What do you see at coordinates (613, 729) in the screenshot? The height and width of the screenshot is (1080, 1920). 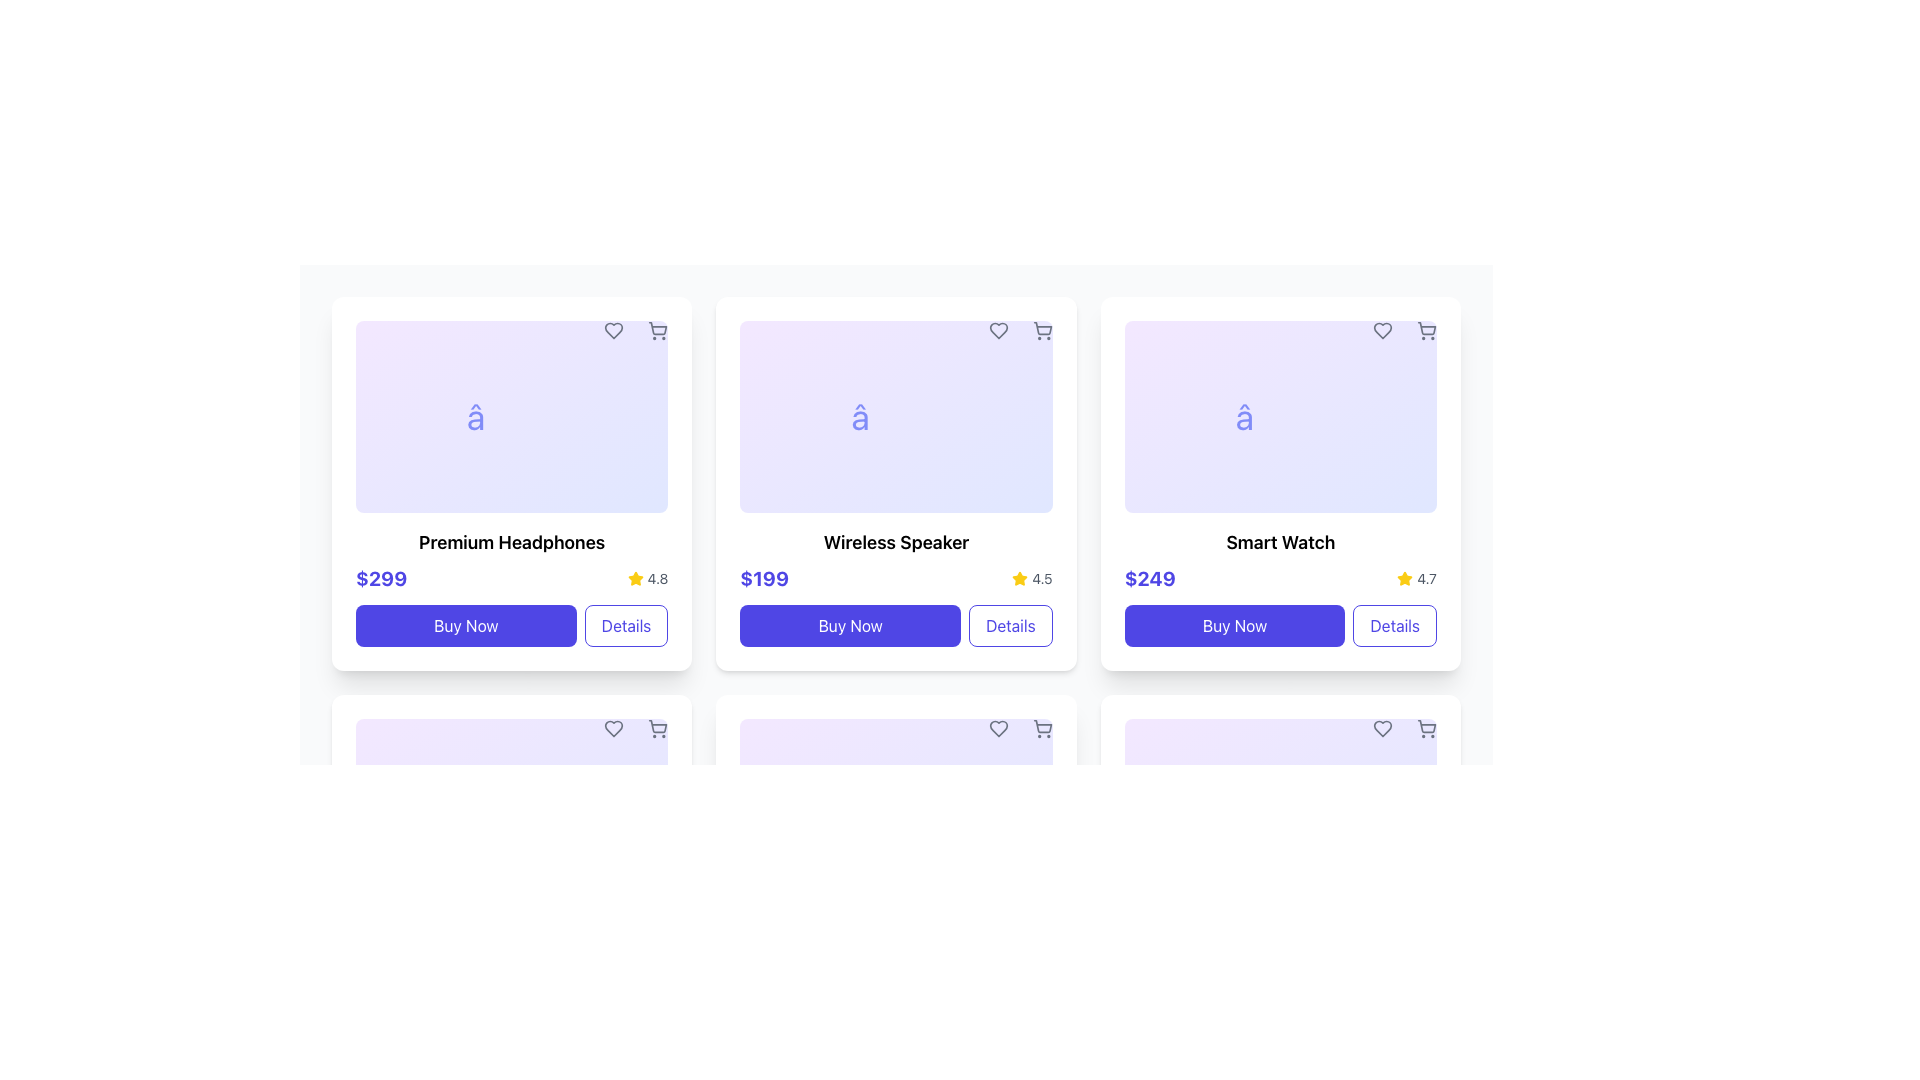 I see `the 'Premium Headphones' favorite icon located in the top-right corner of the product card` at bounding box center [613, 729].